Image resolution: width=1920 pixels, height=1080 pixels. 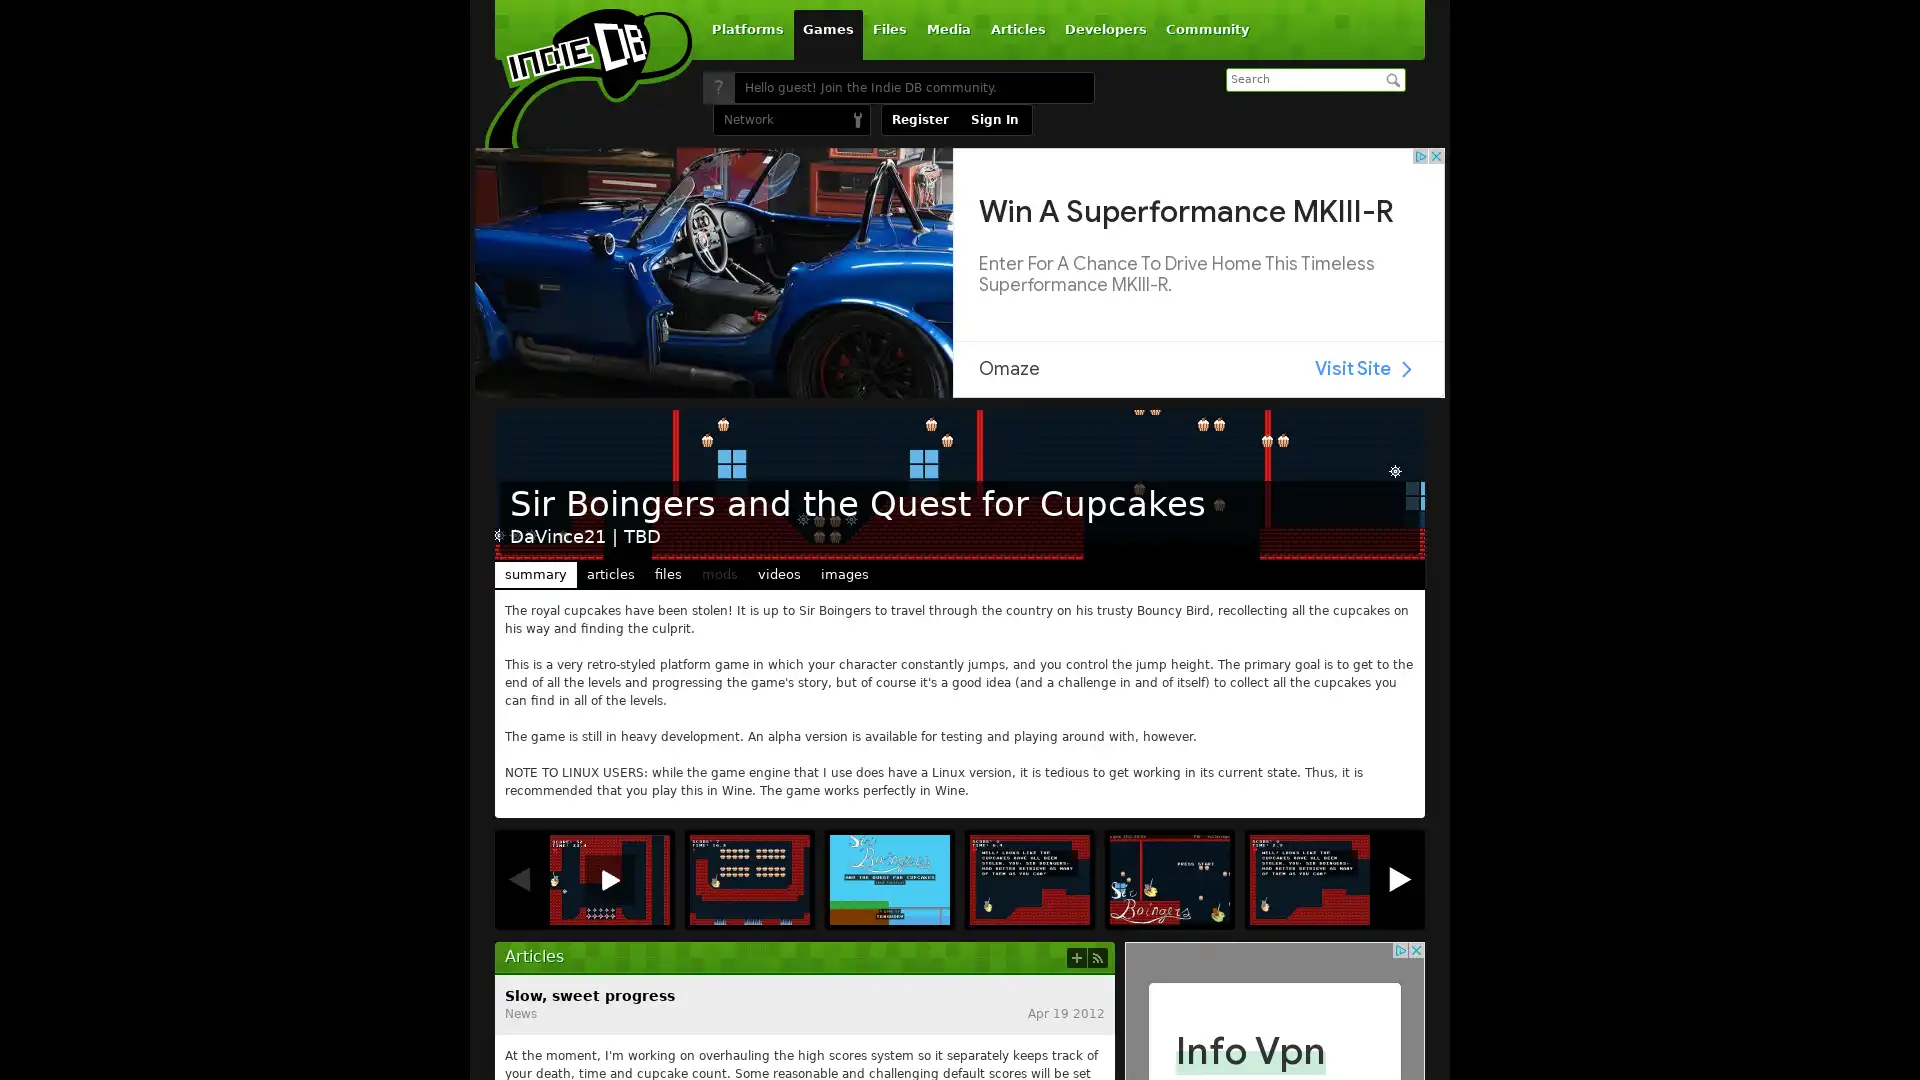 I want to click on Search, so click(x=1391, y=79).